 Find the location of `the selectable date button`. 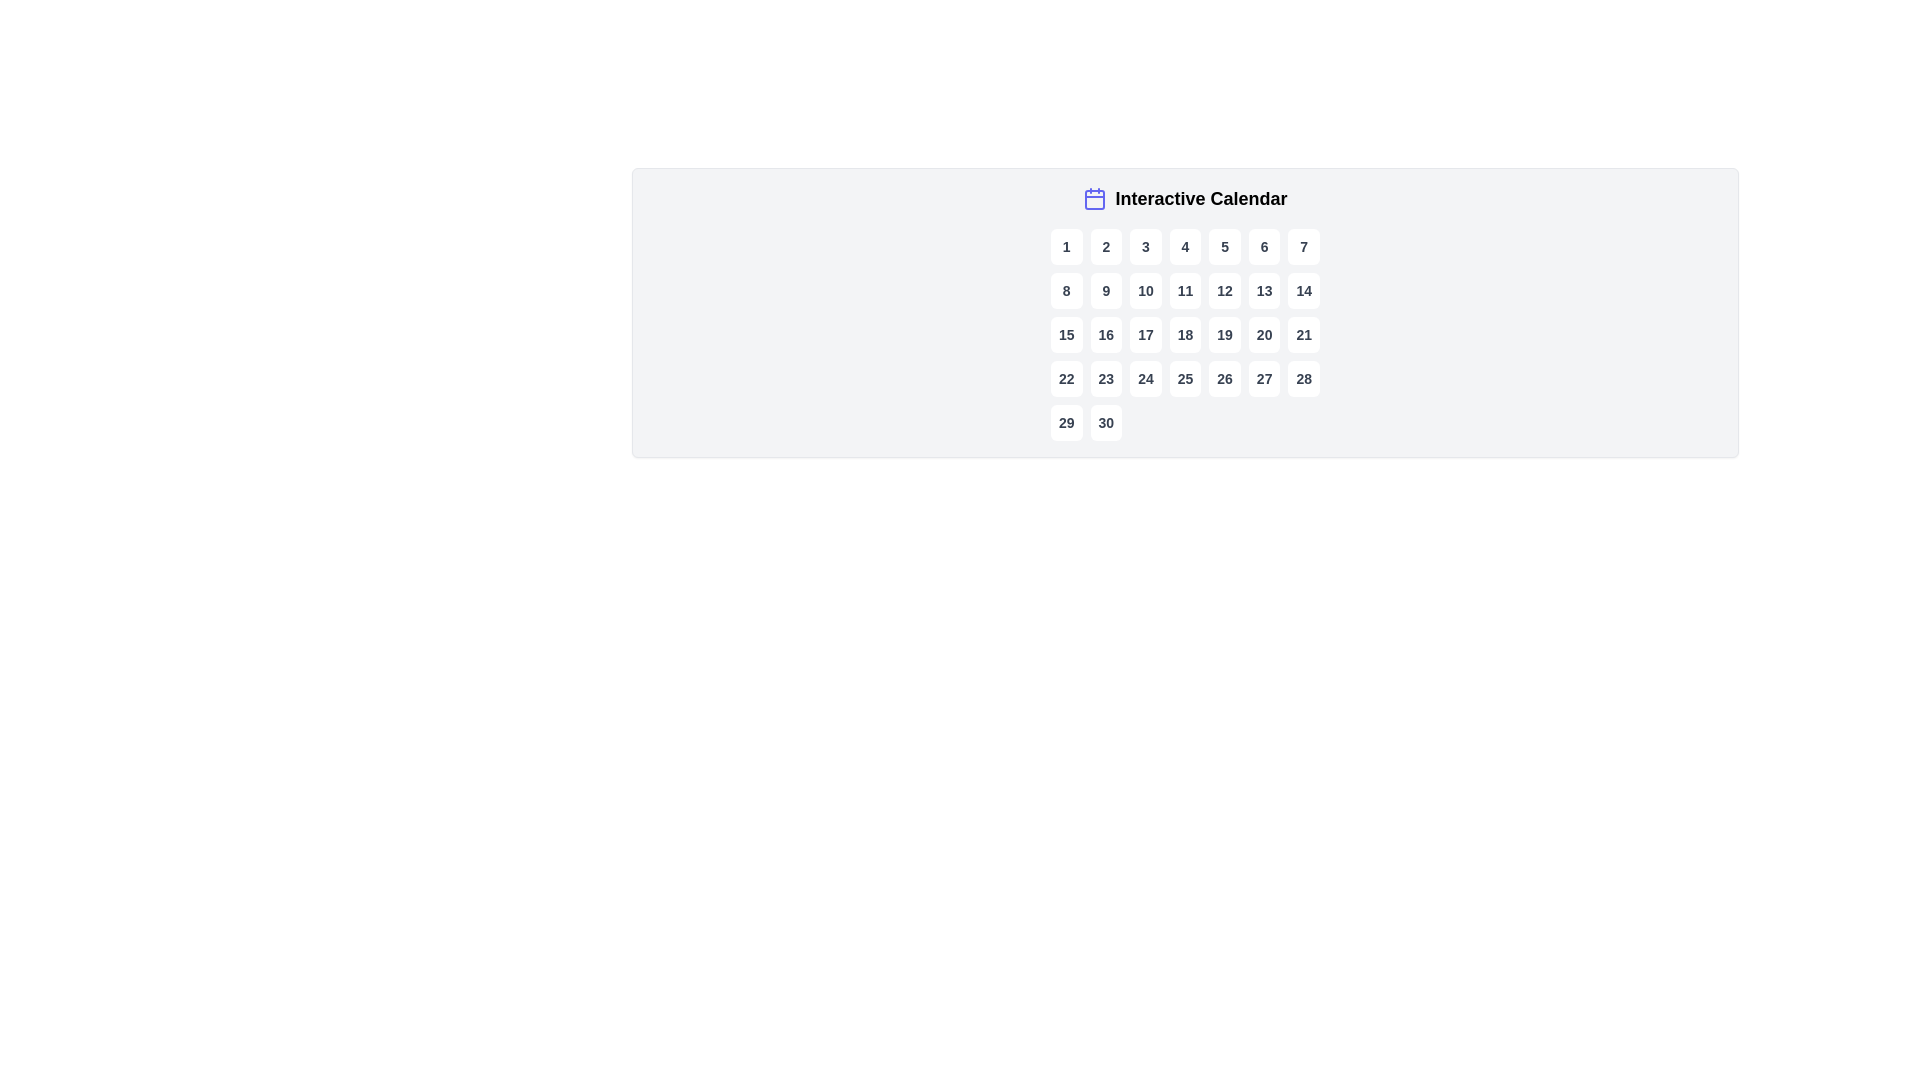

the selectable date button is located at coordinates (1145, 378).